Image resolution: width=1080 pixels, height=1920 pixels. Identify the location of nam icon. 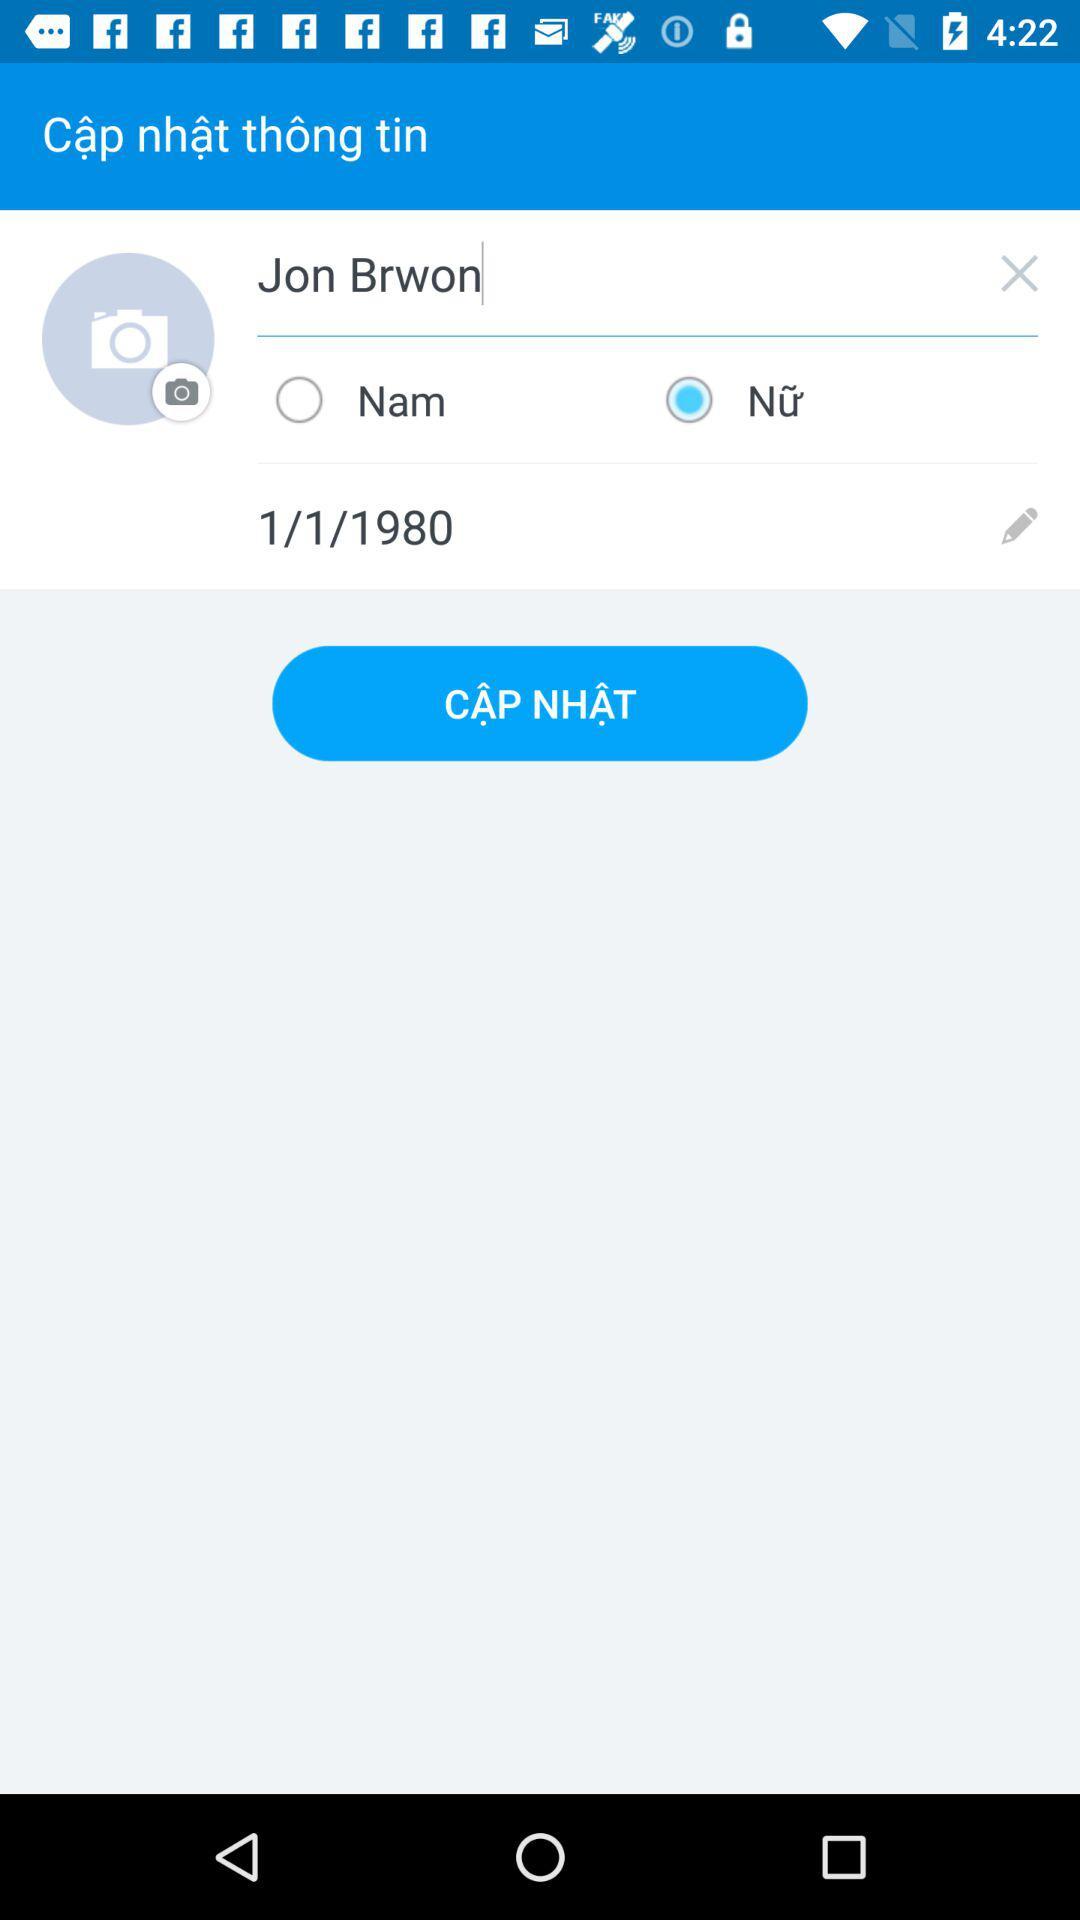
(452, 399).